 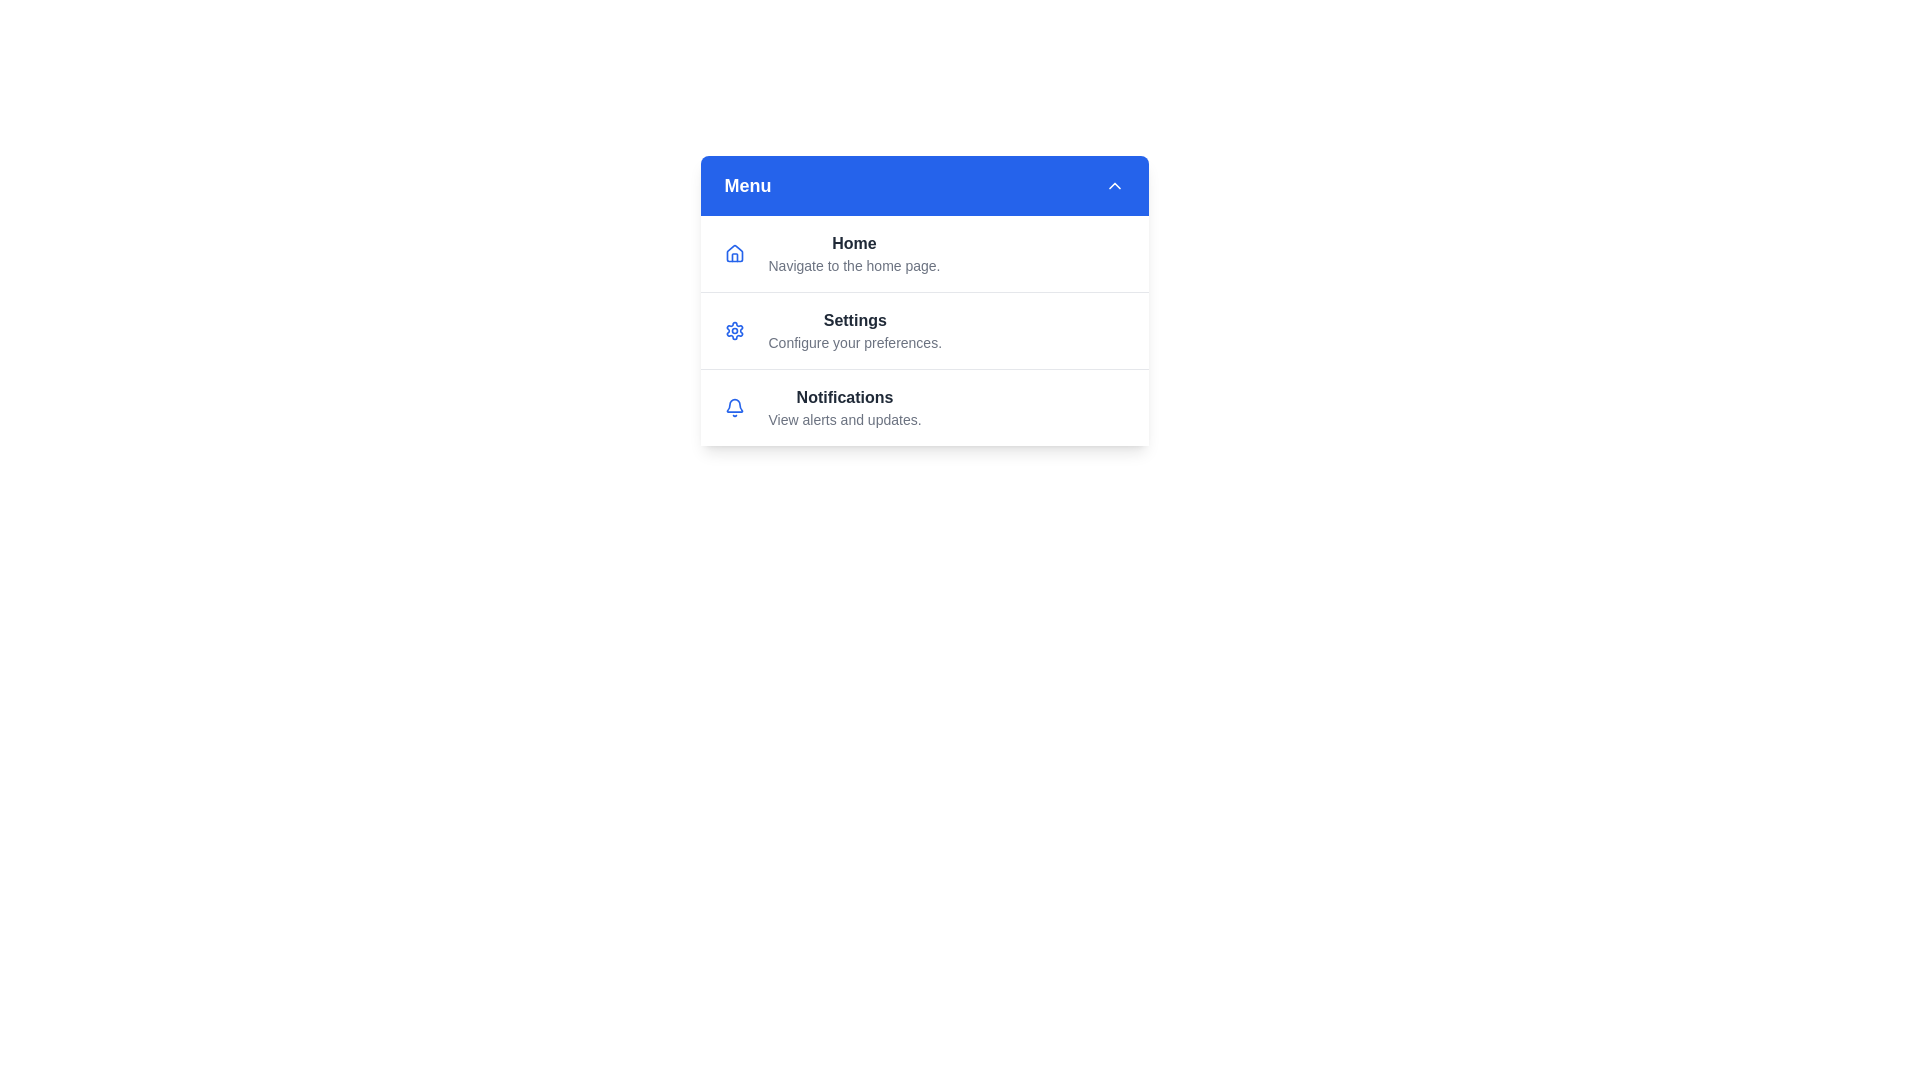 I want to click on the menu button to toggle the dropdown menu, so click(x=923, y=185).